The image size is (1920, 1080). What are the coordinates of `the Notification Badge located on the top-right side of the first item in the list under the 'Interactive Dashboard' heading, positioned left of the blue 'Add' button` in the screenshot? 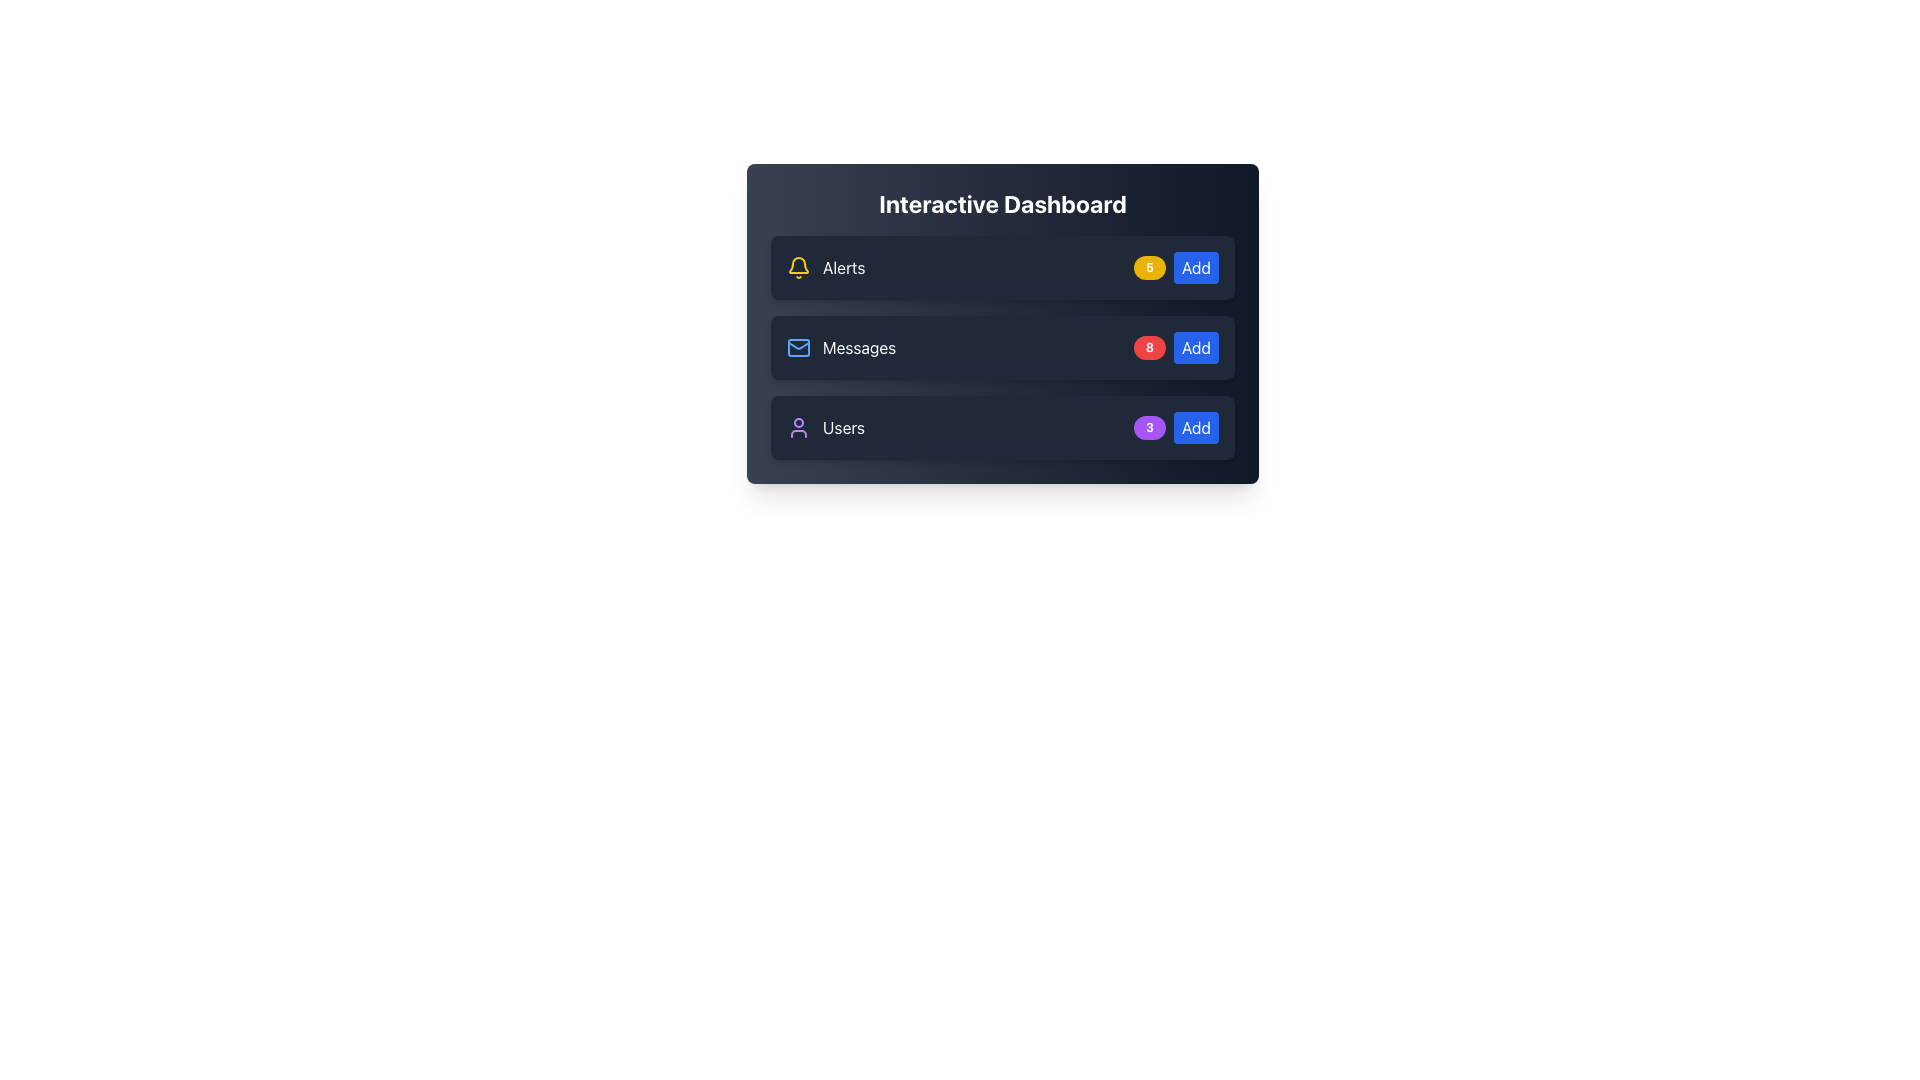 It's located at (1149, 266).